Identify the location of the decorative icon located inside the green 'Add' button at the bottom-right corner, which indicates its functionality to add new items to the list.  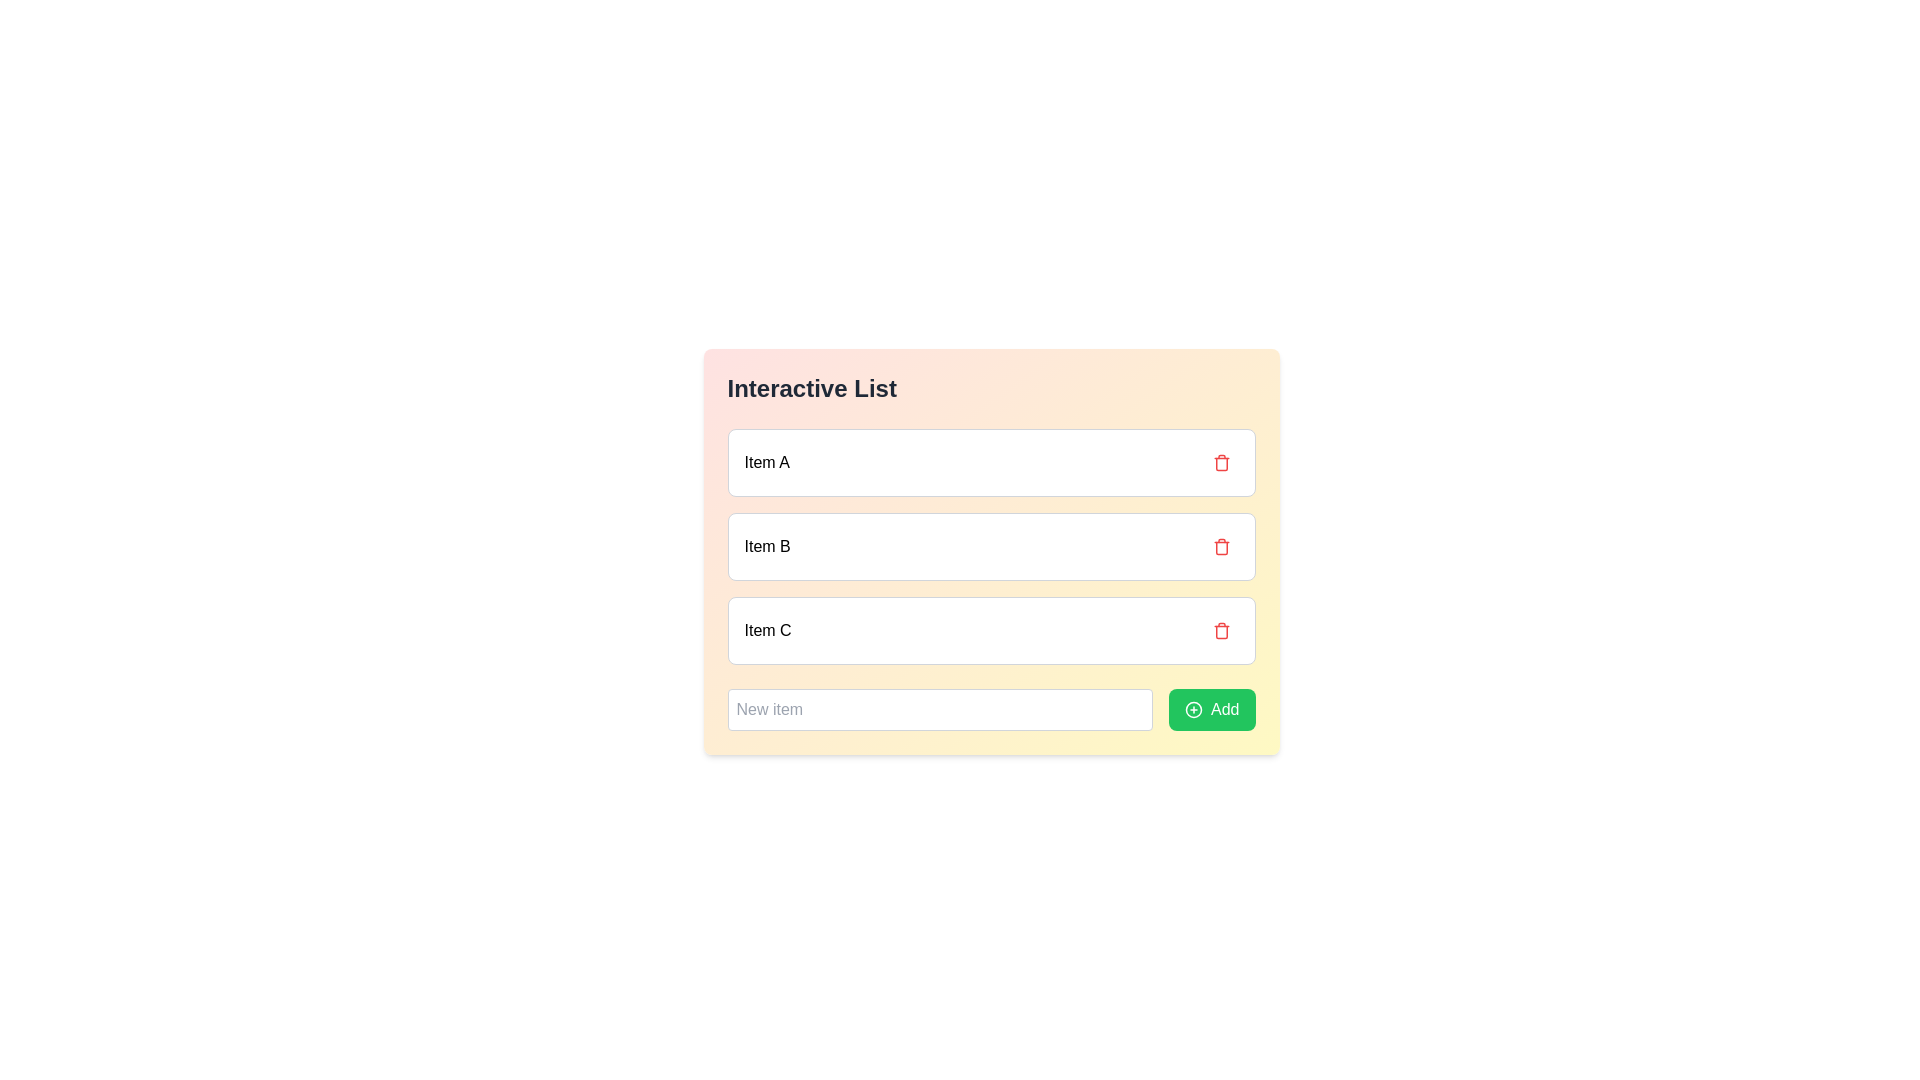
(1194, 708).